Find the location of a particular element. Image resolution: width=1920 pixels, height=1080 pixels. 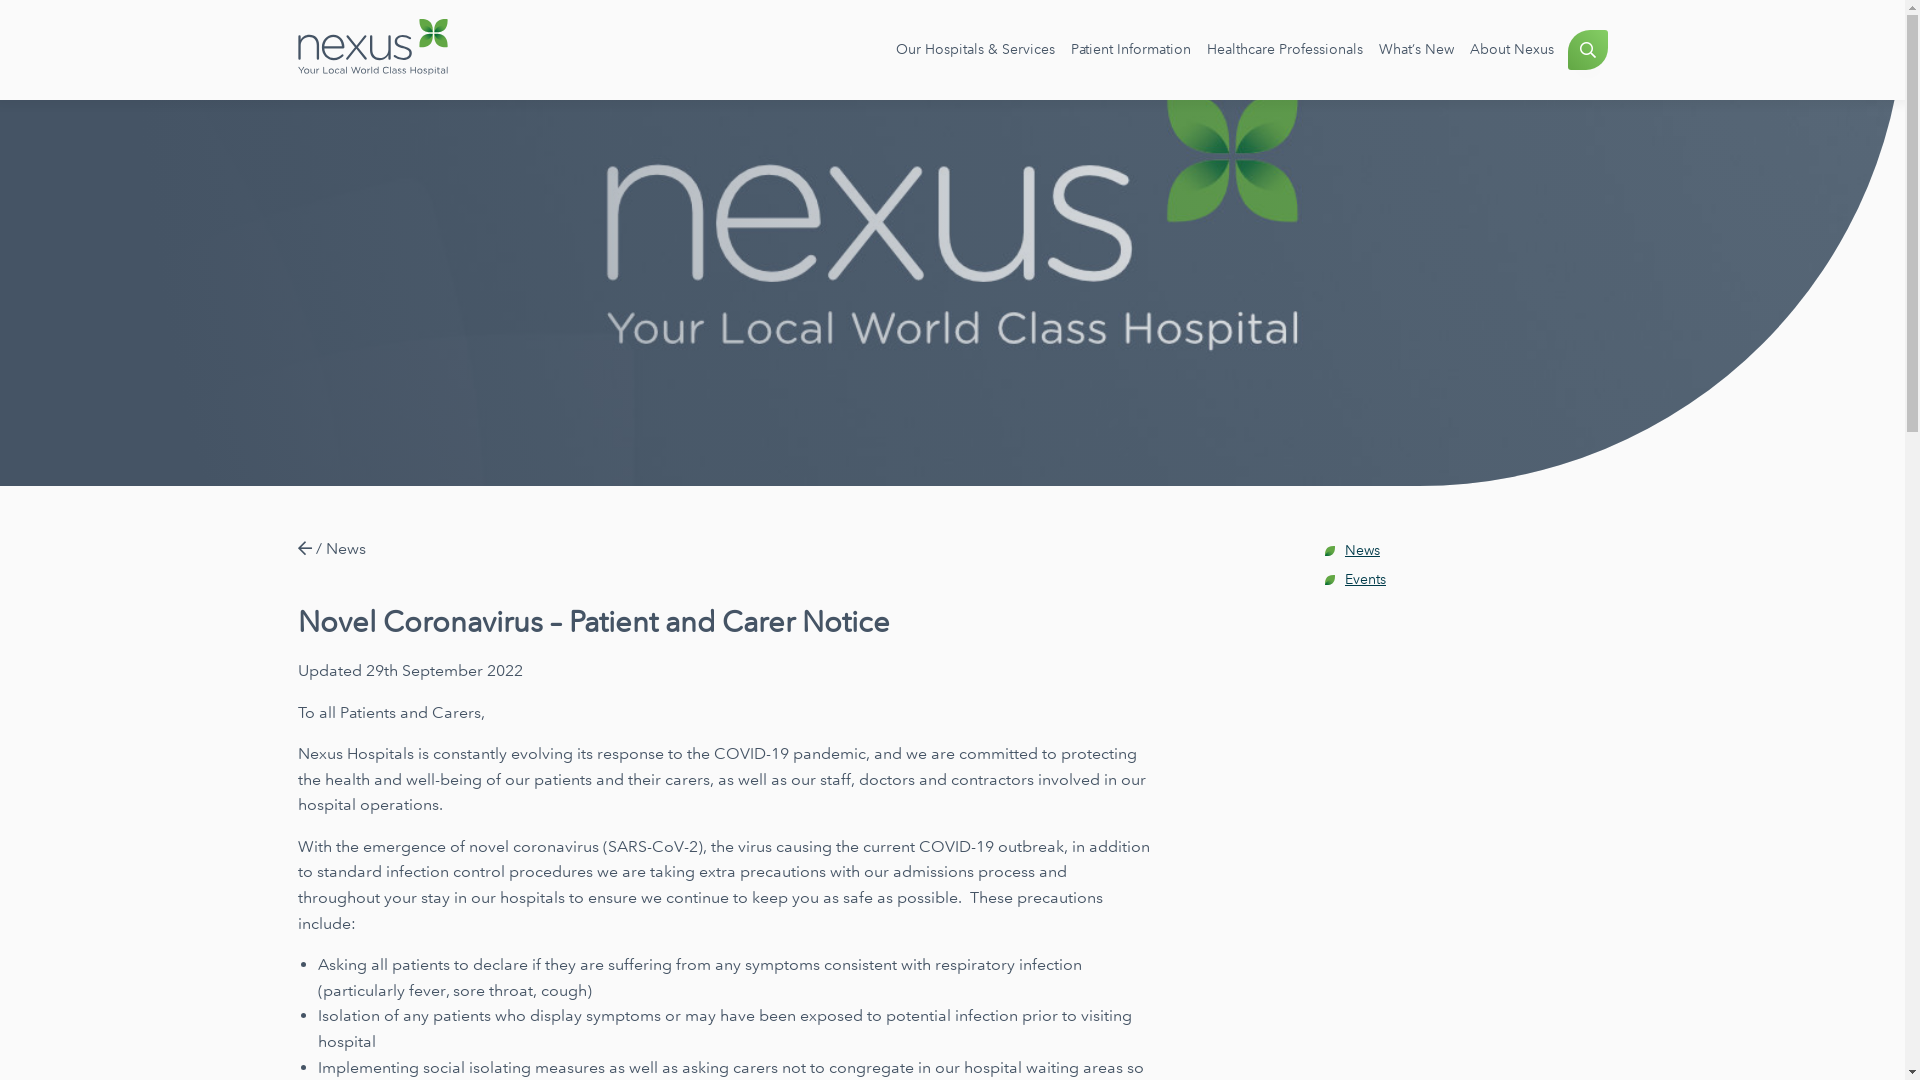

'Patient Information' is located at coordinates (1129, 49).